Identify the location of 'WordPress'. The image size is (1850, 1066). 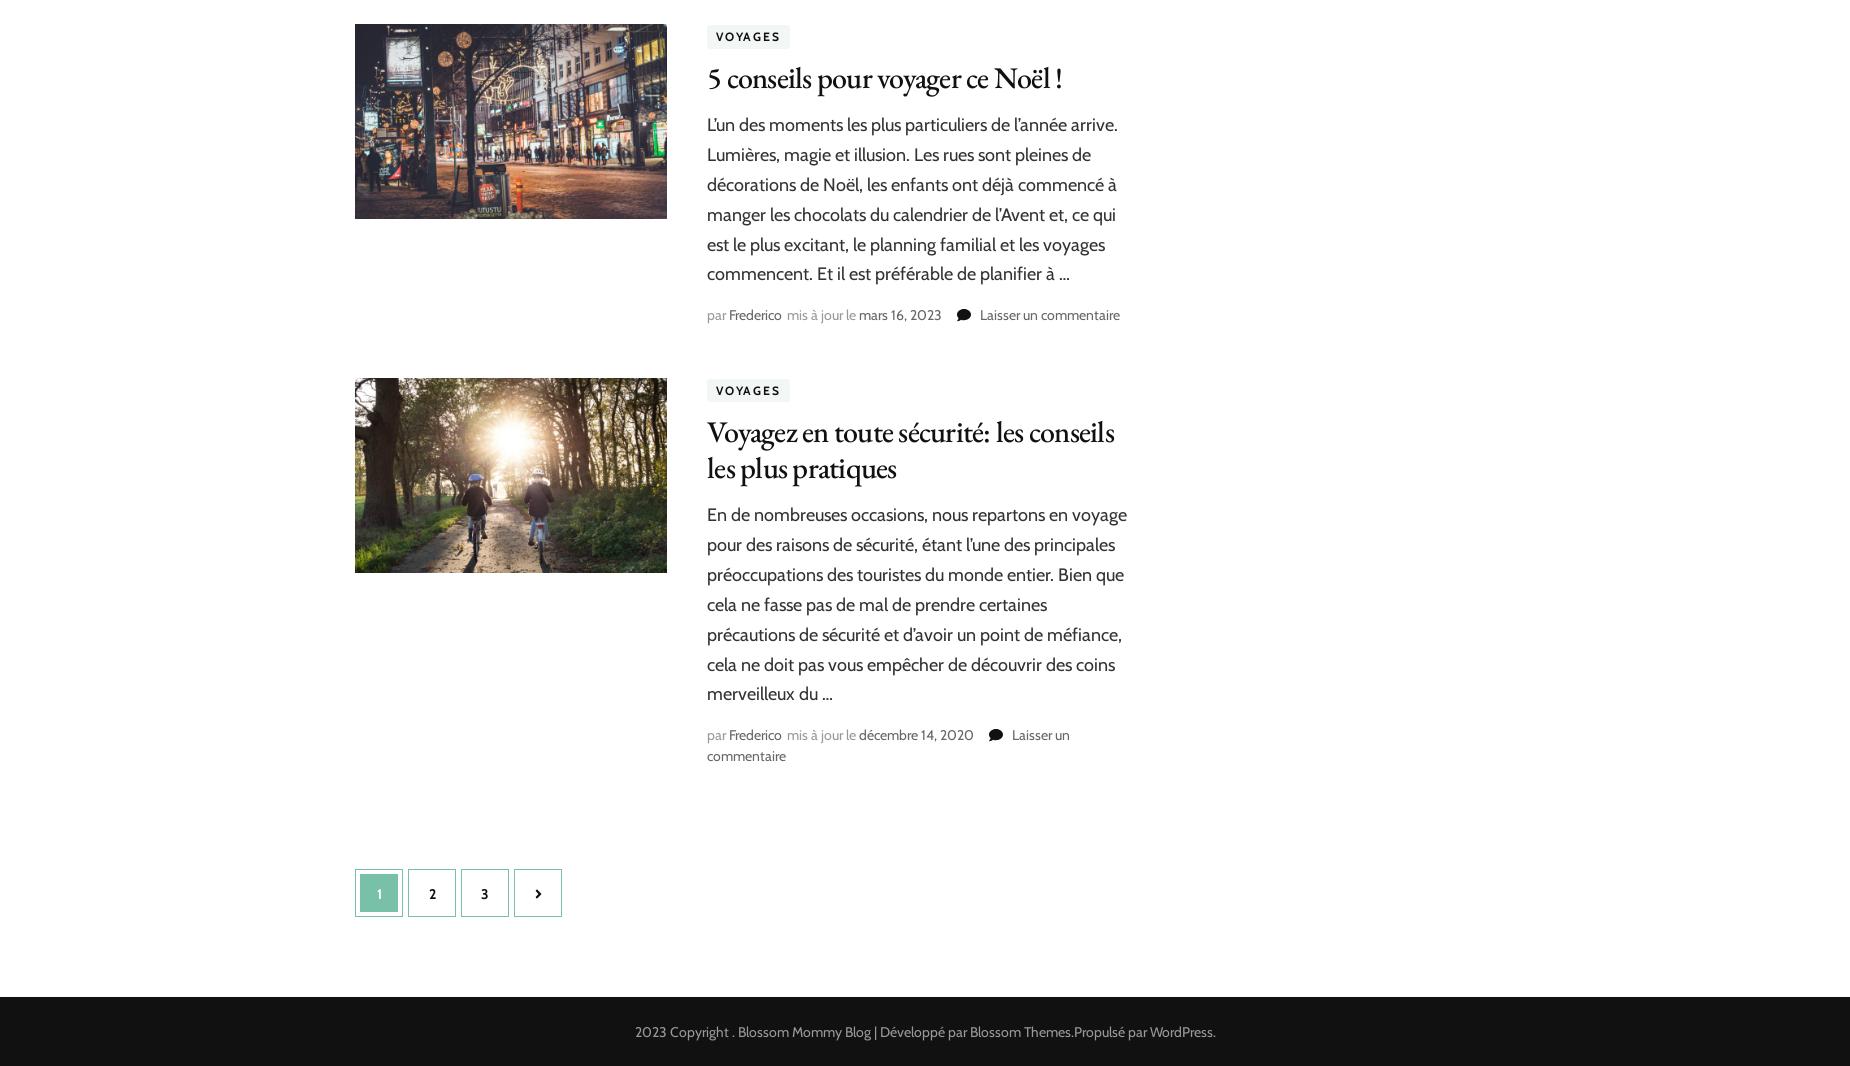
(1179, 1031).